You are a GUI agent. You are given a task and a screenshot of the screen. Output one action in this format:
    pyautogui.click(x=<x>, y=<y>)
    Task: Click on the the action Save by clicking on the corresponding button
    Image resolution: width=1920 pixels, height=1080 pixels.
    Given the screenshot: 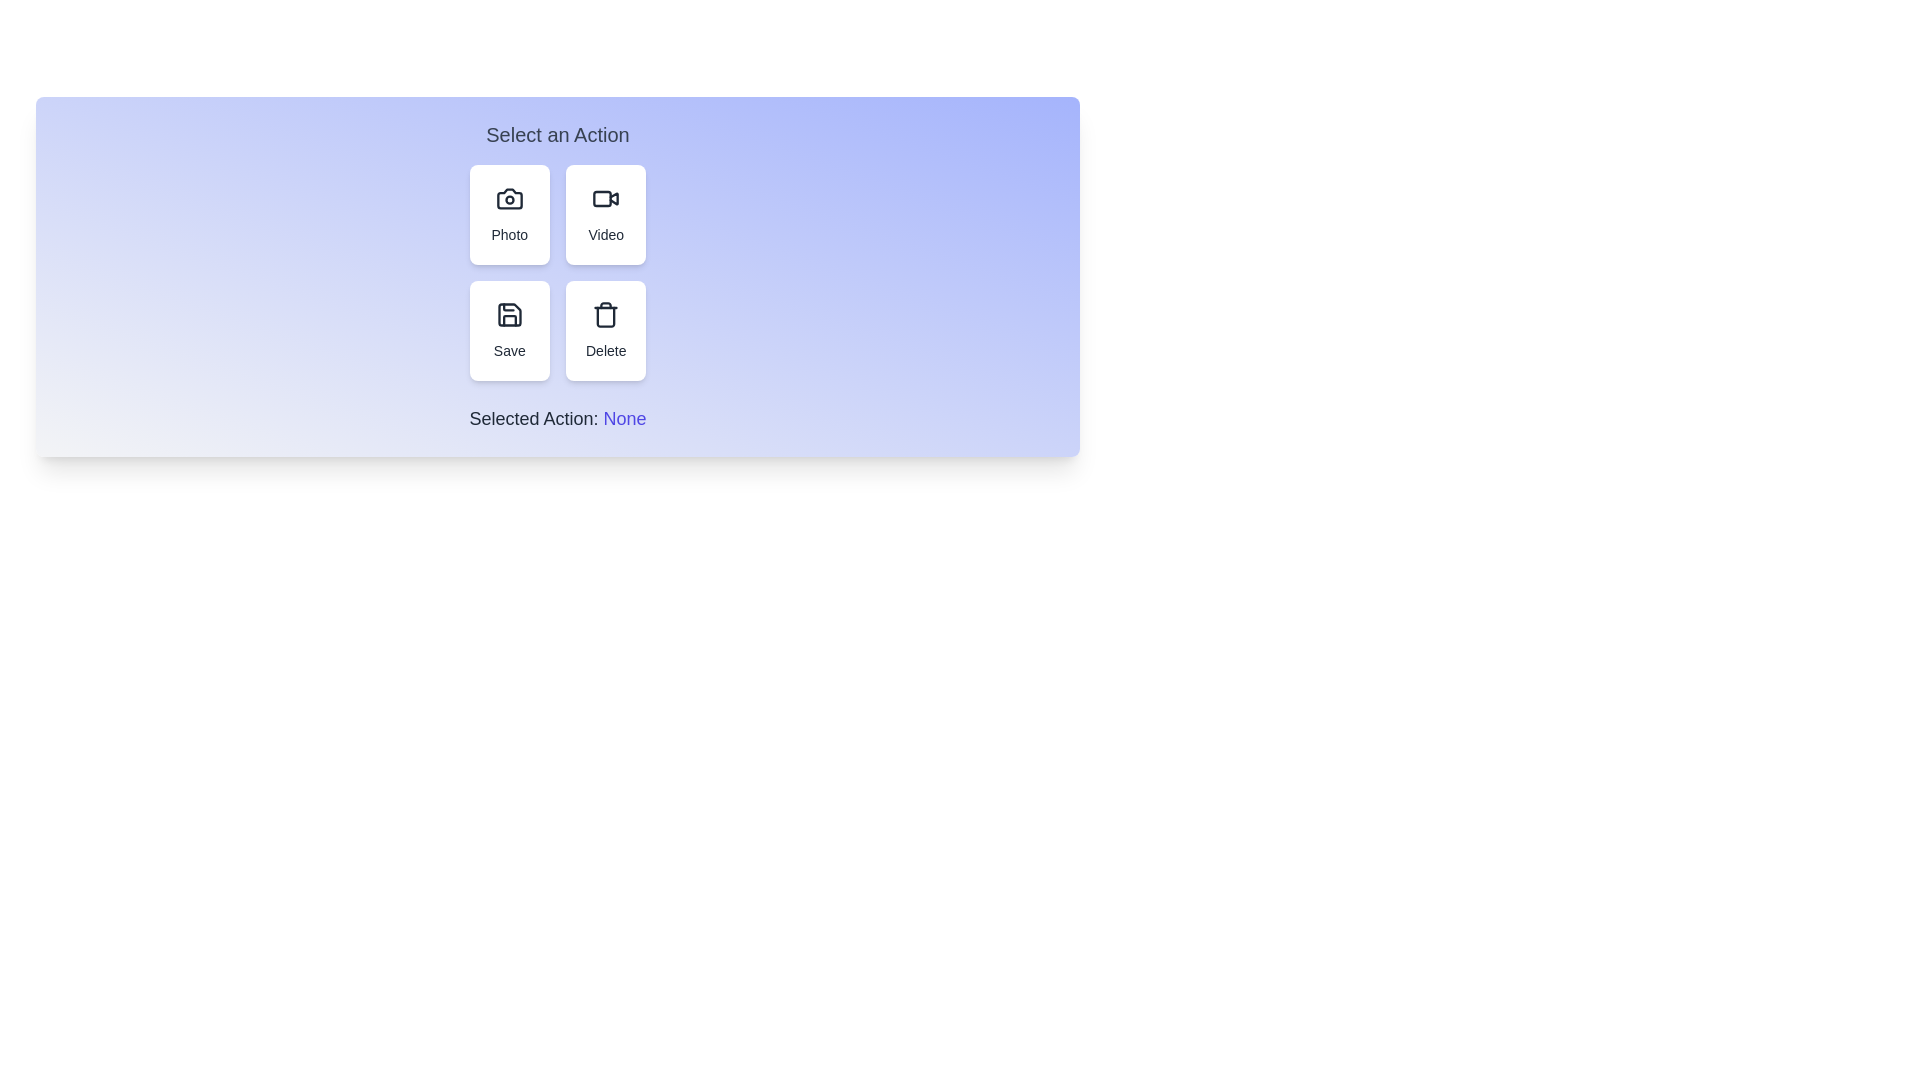 What is the action you would take?
    pyautogui.click(x=509, y=330)
    